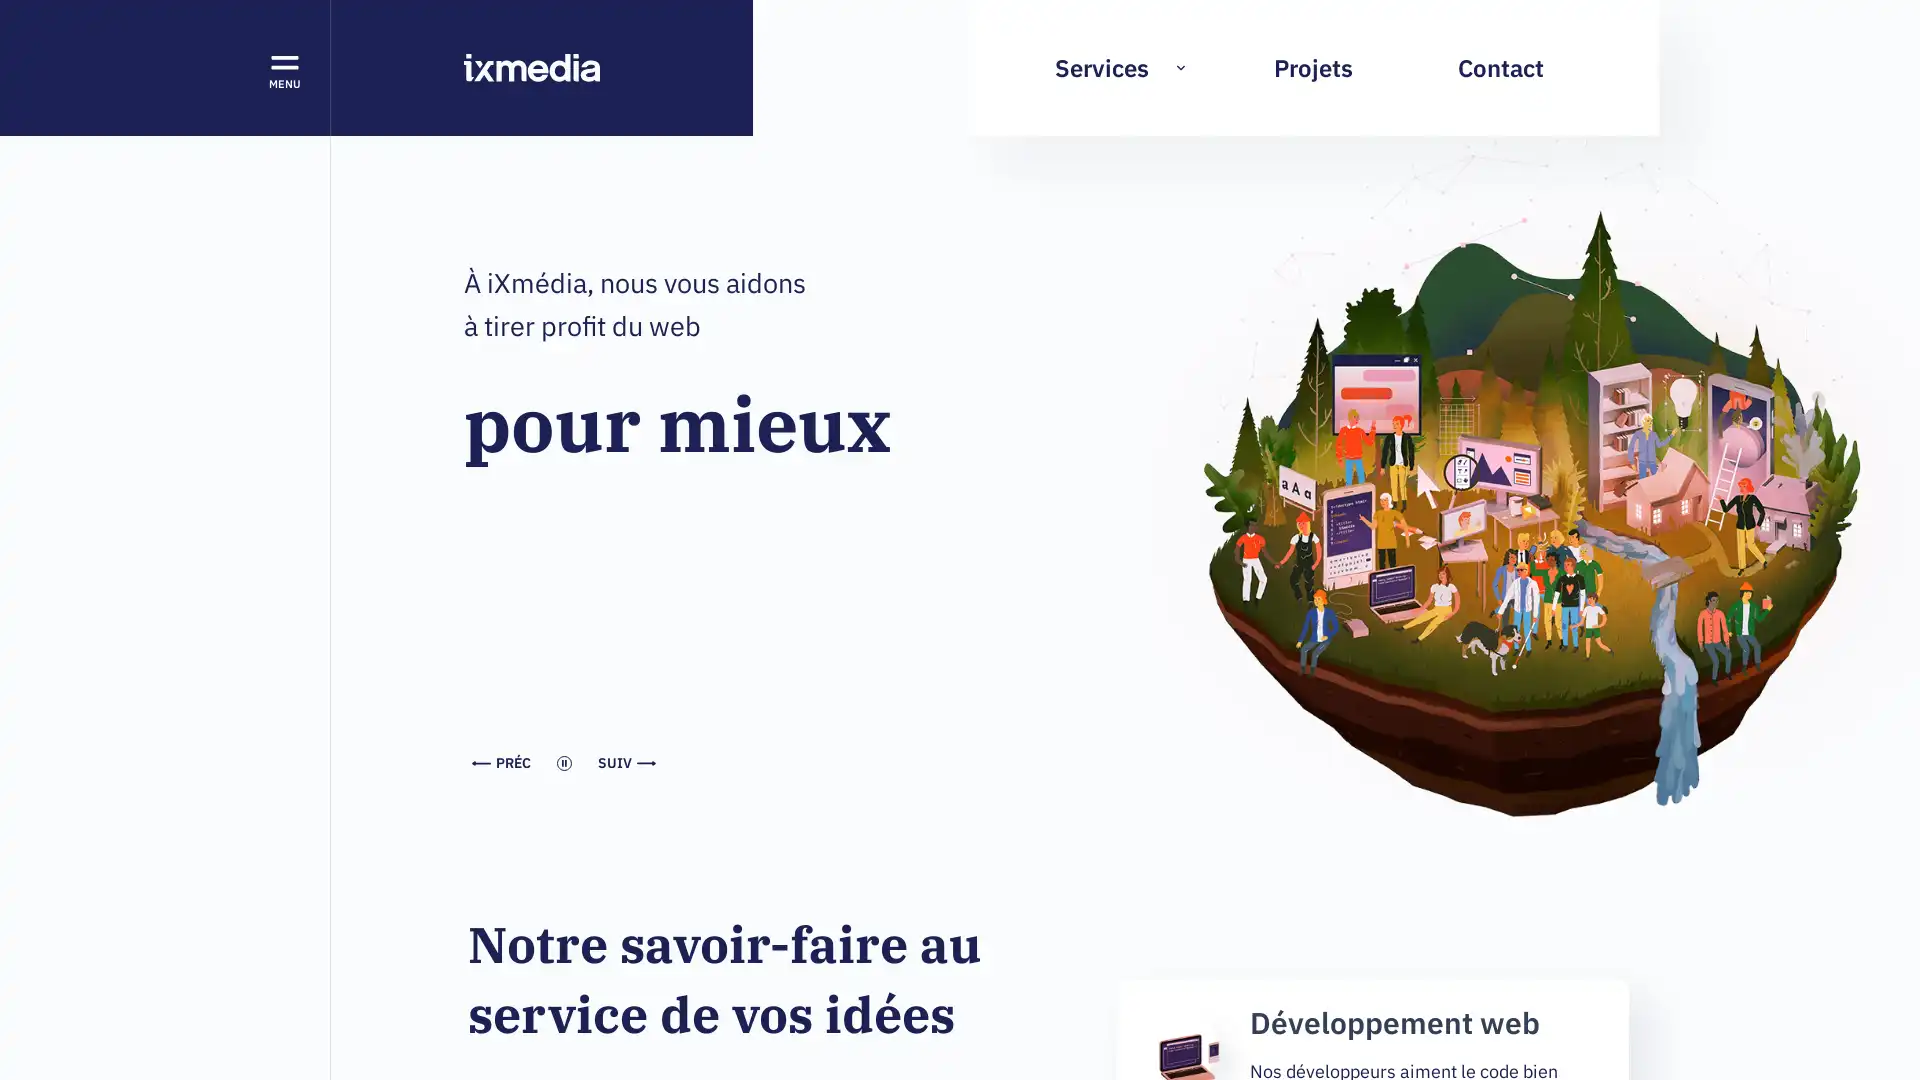 The image size is (1920, 1080). Describe the element at coordinates (563, 763) in the screenshot. I see `METTRE EN PAUSE` at that location.